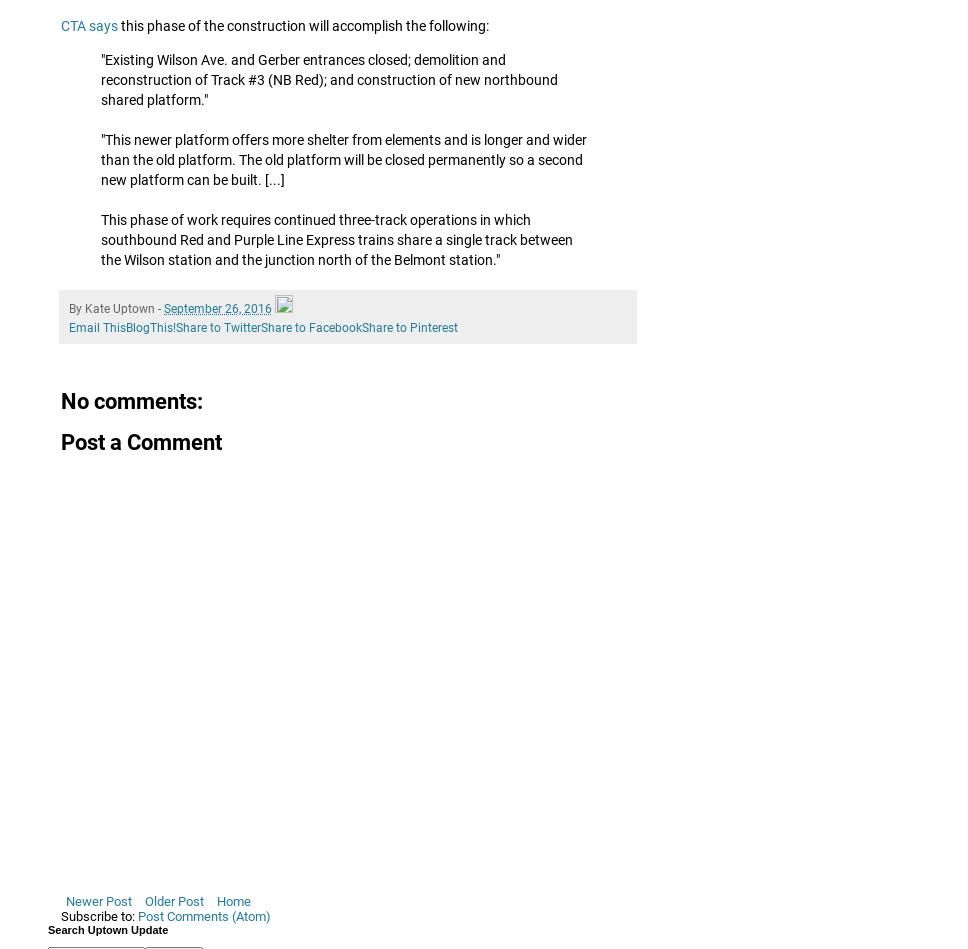 This screenshot has width=968, height=949. What do you see at coordinates (216, 307) in the screenshot?
I see `'September 26, 2016'` at bounding box center [216, 307].